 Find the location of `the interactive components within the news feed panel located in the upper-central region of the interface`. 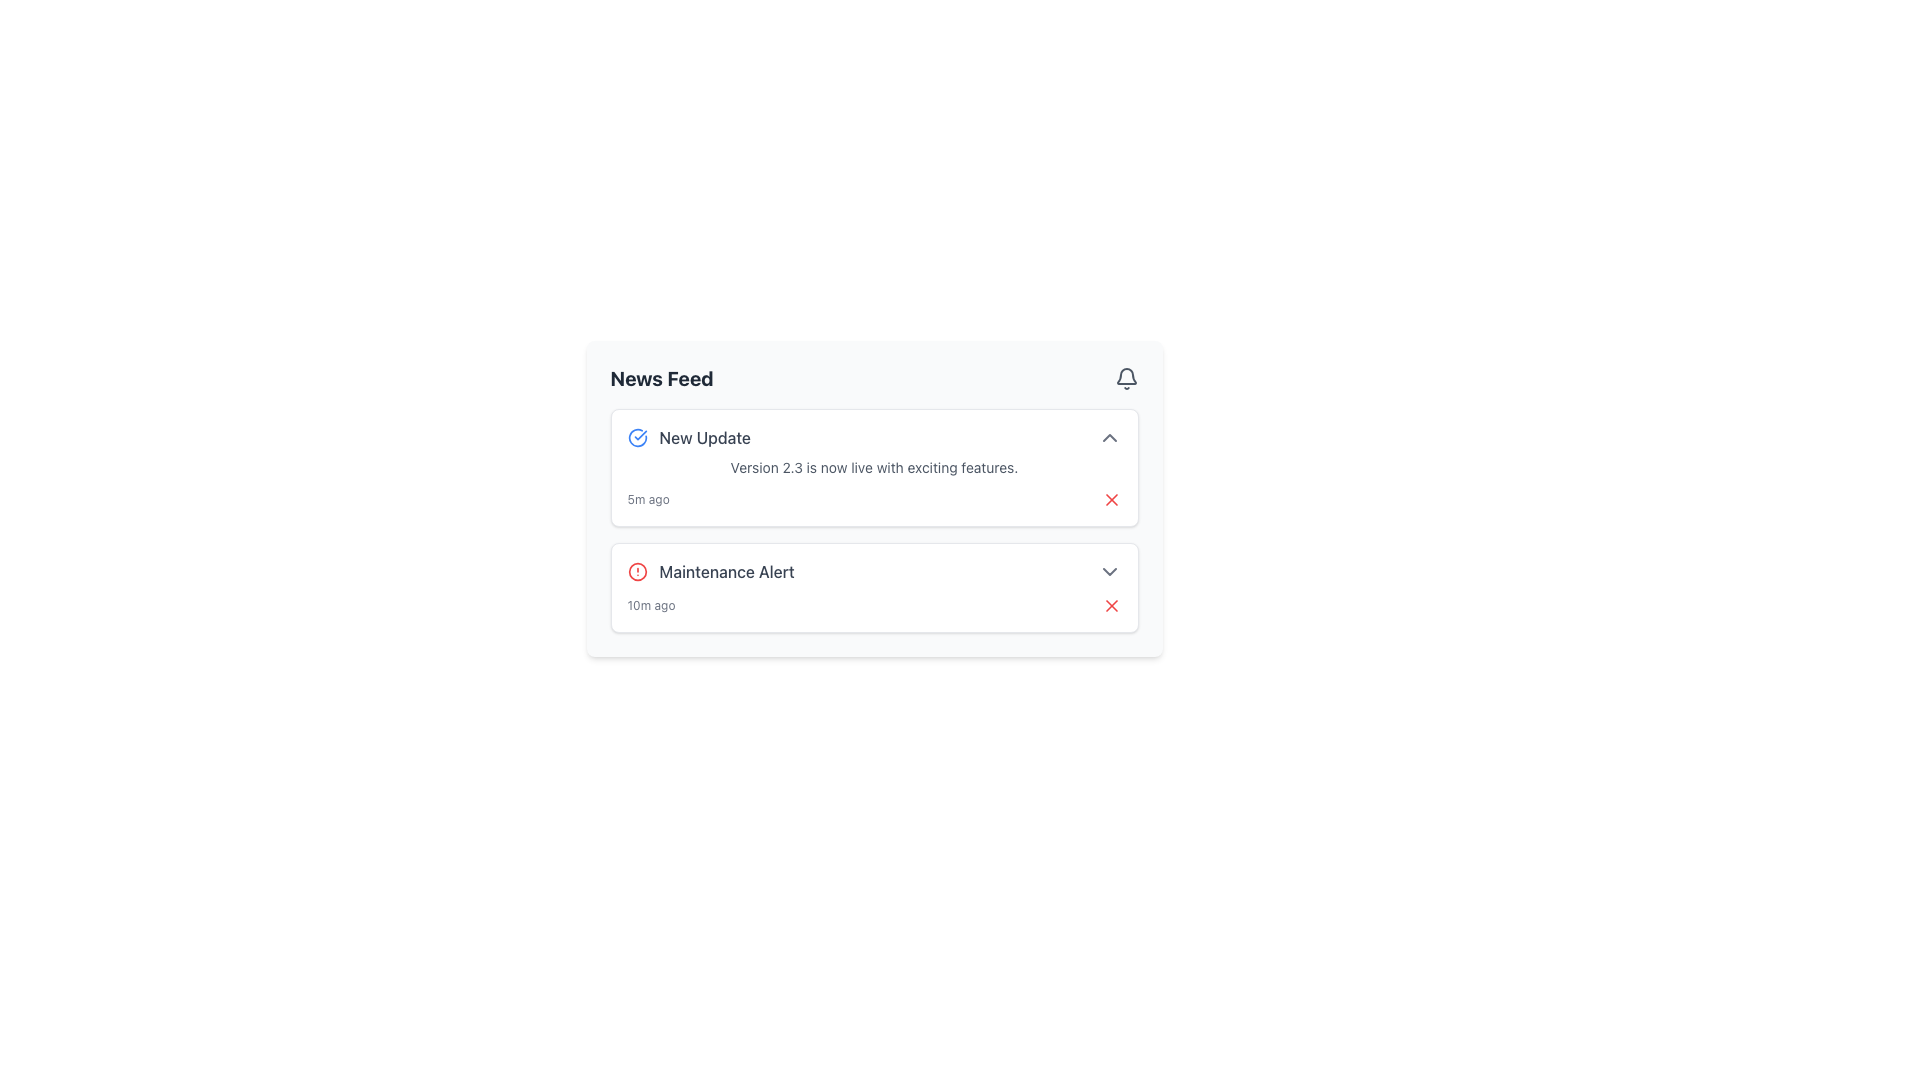

the interactive components within the news feed panel located in the upper-central region of the interface is located at coordinates (874, 497).